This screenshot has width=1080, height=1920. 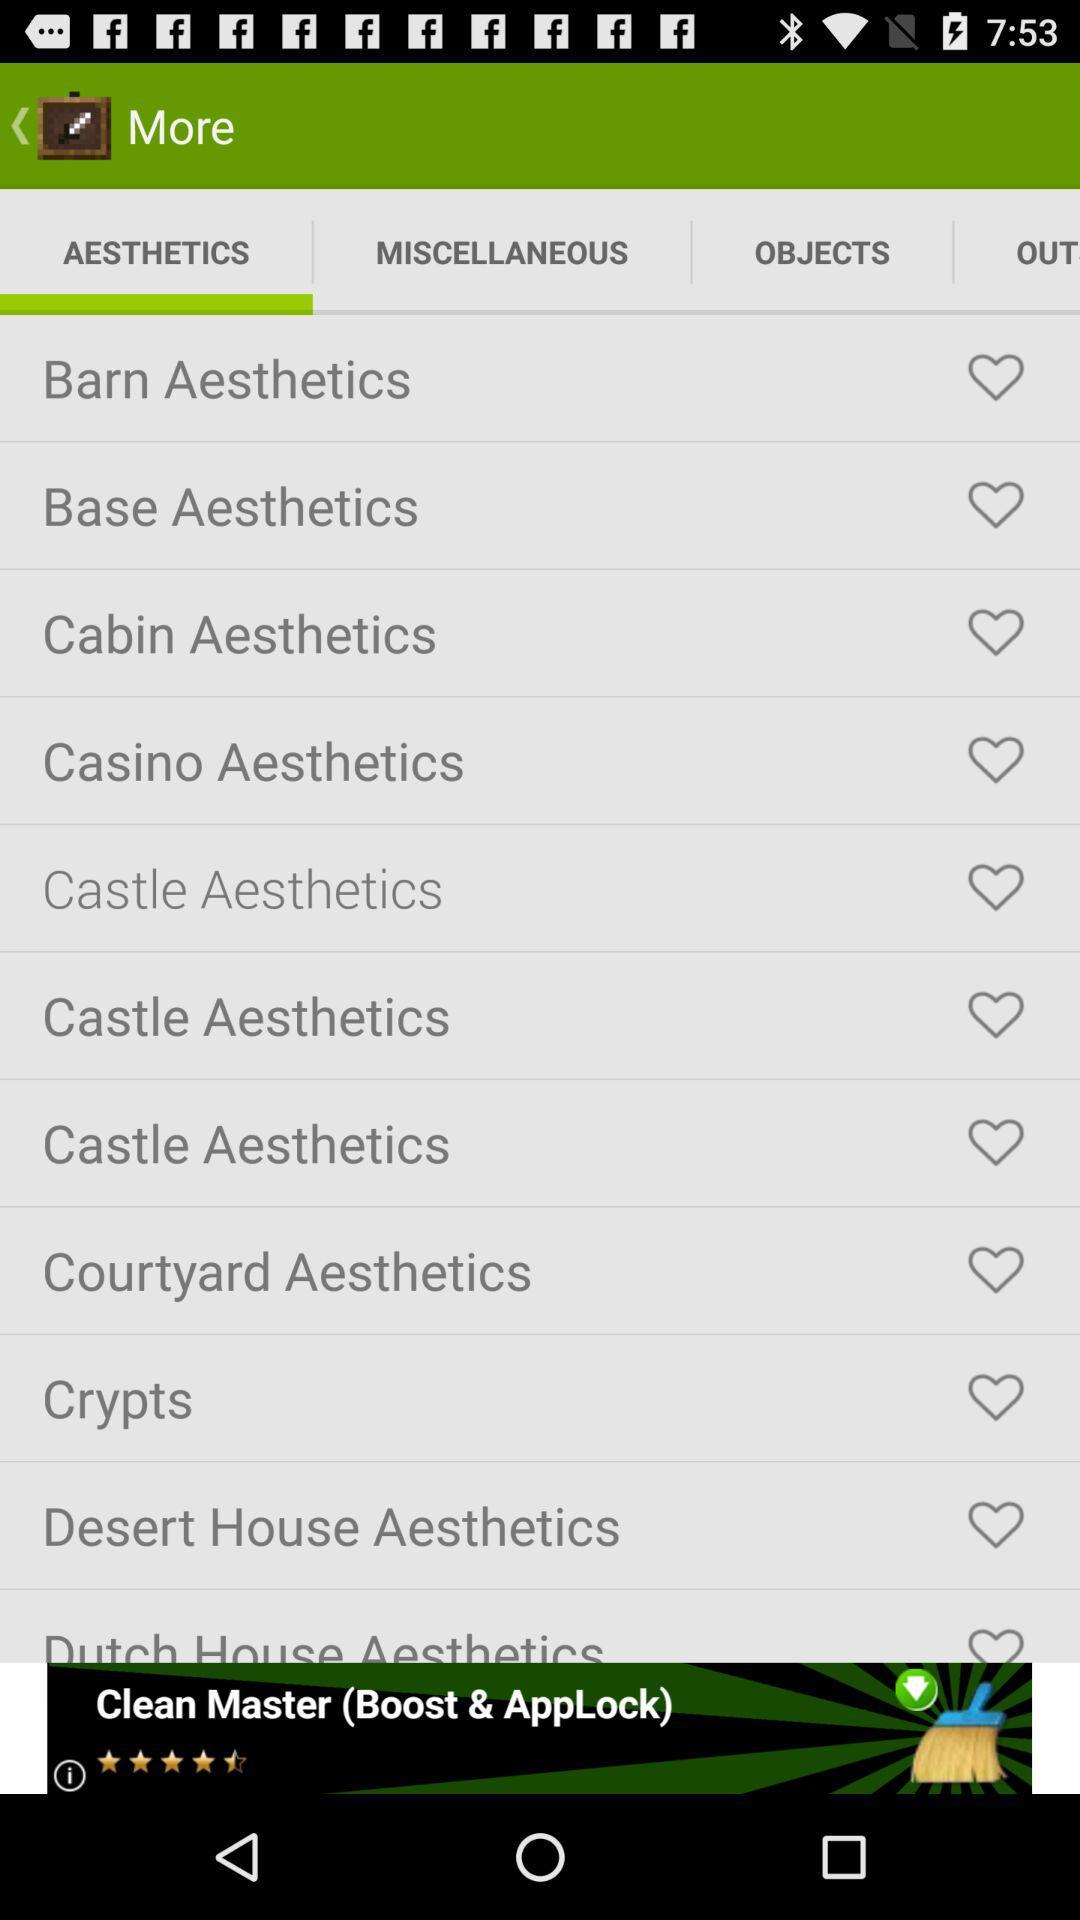 What do you see at coordinates (995, 887) in the screenshot?
I see `favorite` at bounding box center [995, 887].